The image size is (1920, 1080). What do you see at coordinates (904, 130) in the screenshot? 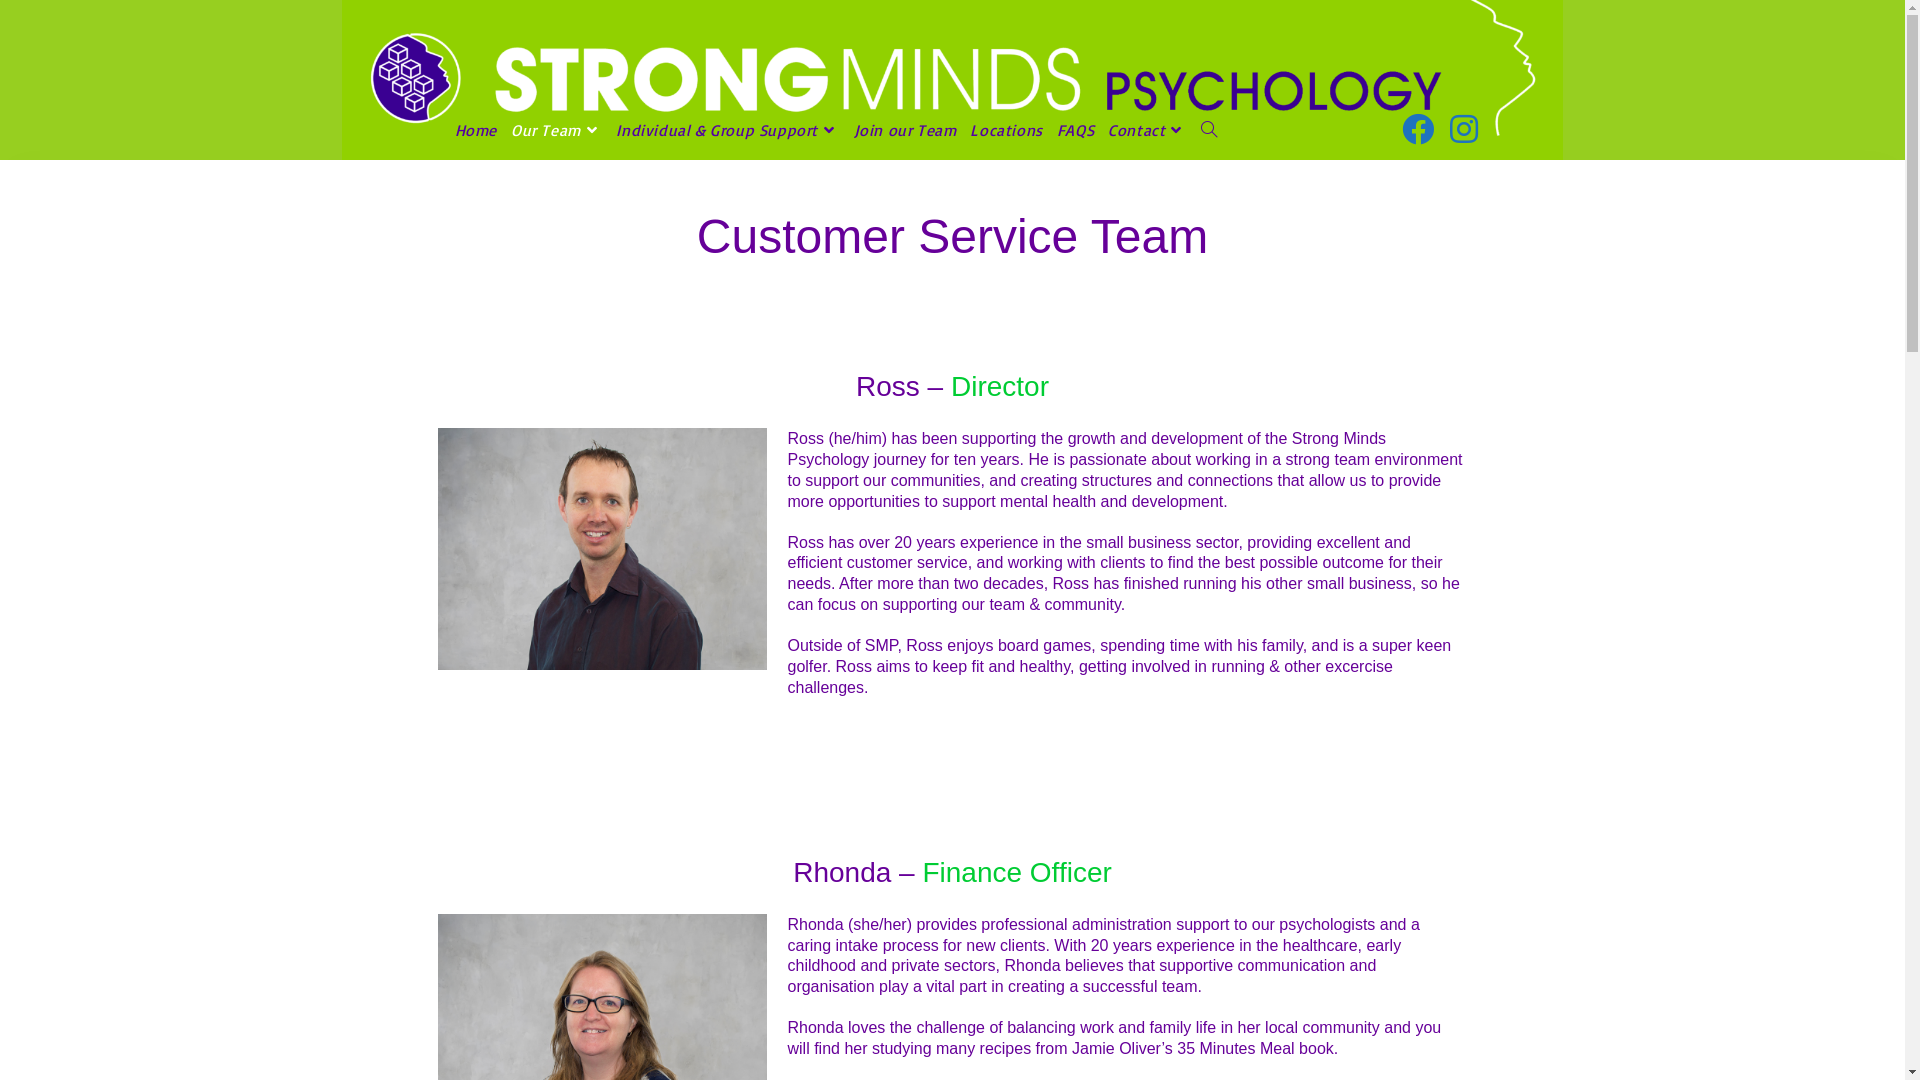
I see `'Join our Team'` at bounding box center [904, 130].